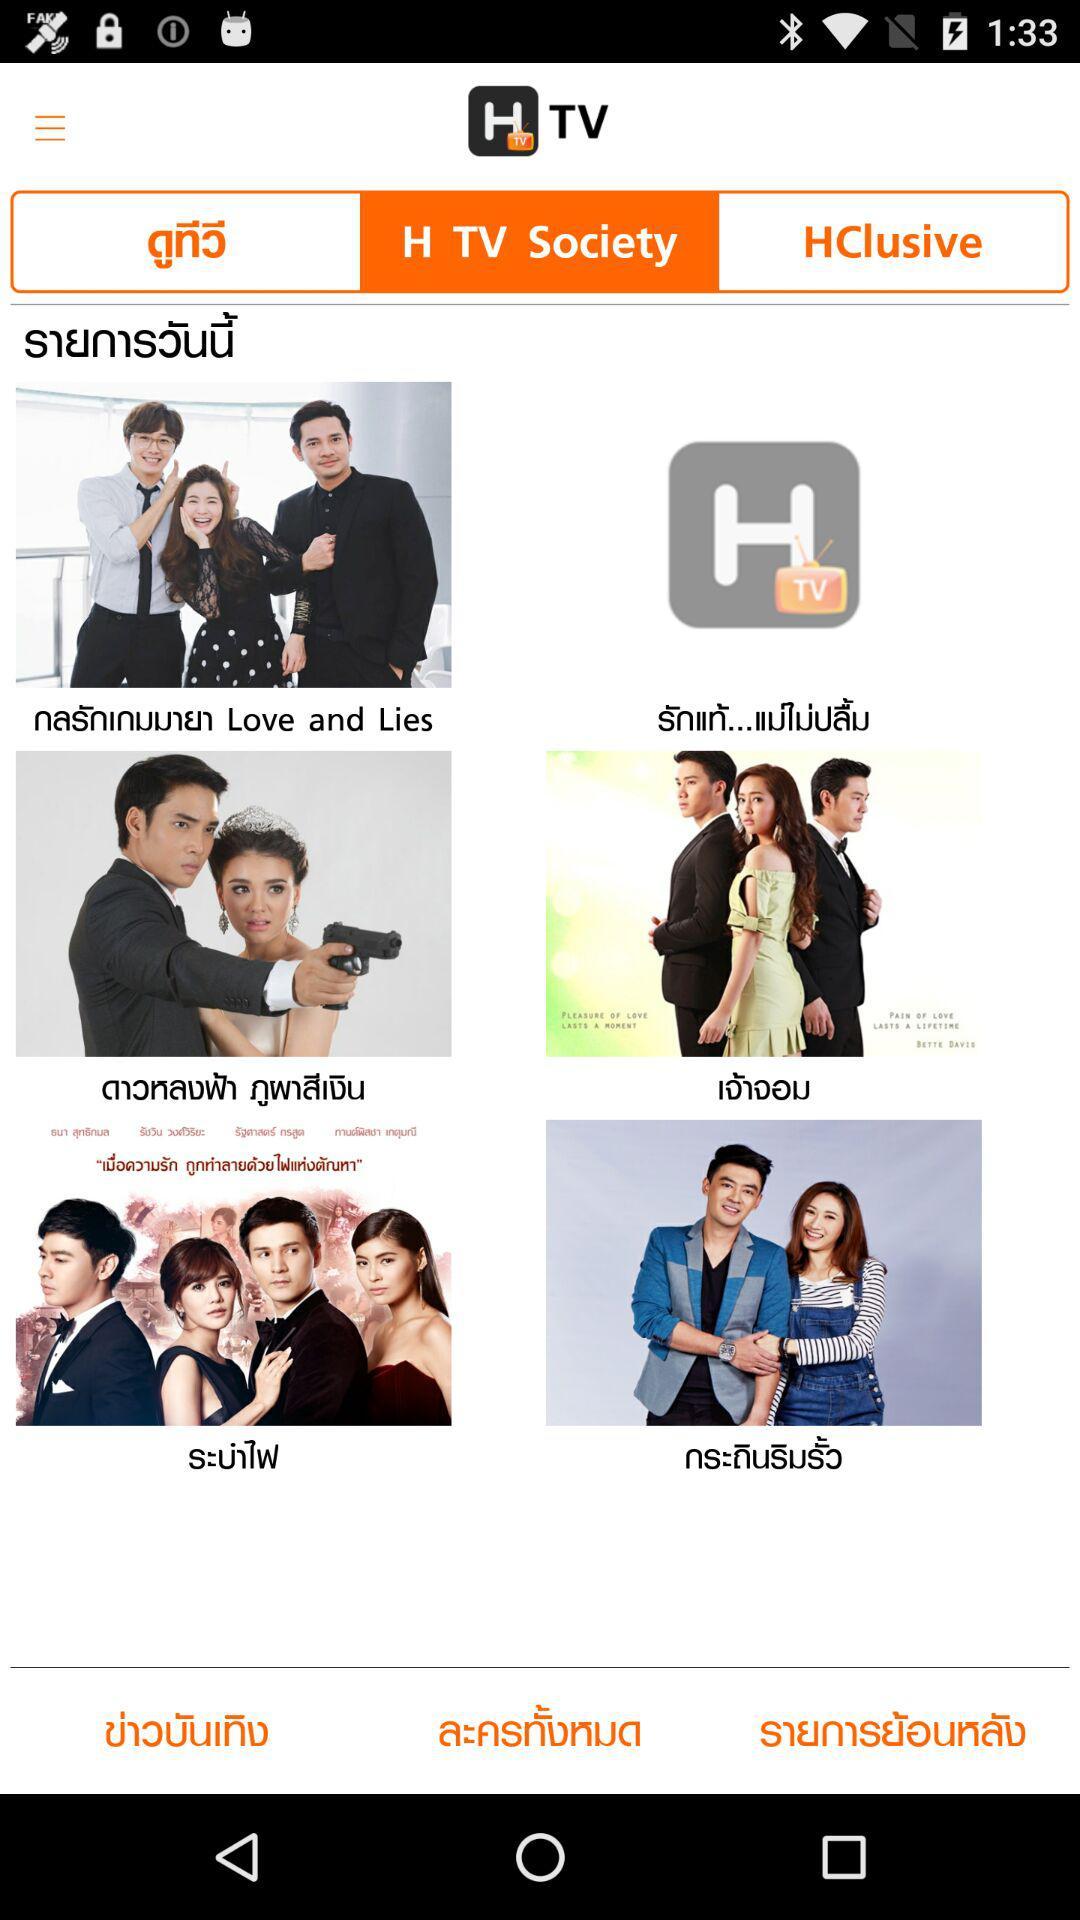  Describe the element at coordinates (186, 240) in the screenshot. I see `the button to the left of h tv society item` at that location.